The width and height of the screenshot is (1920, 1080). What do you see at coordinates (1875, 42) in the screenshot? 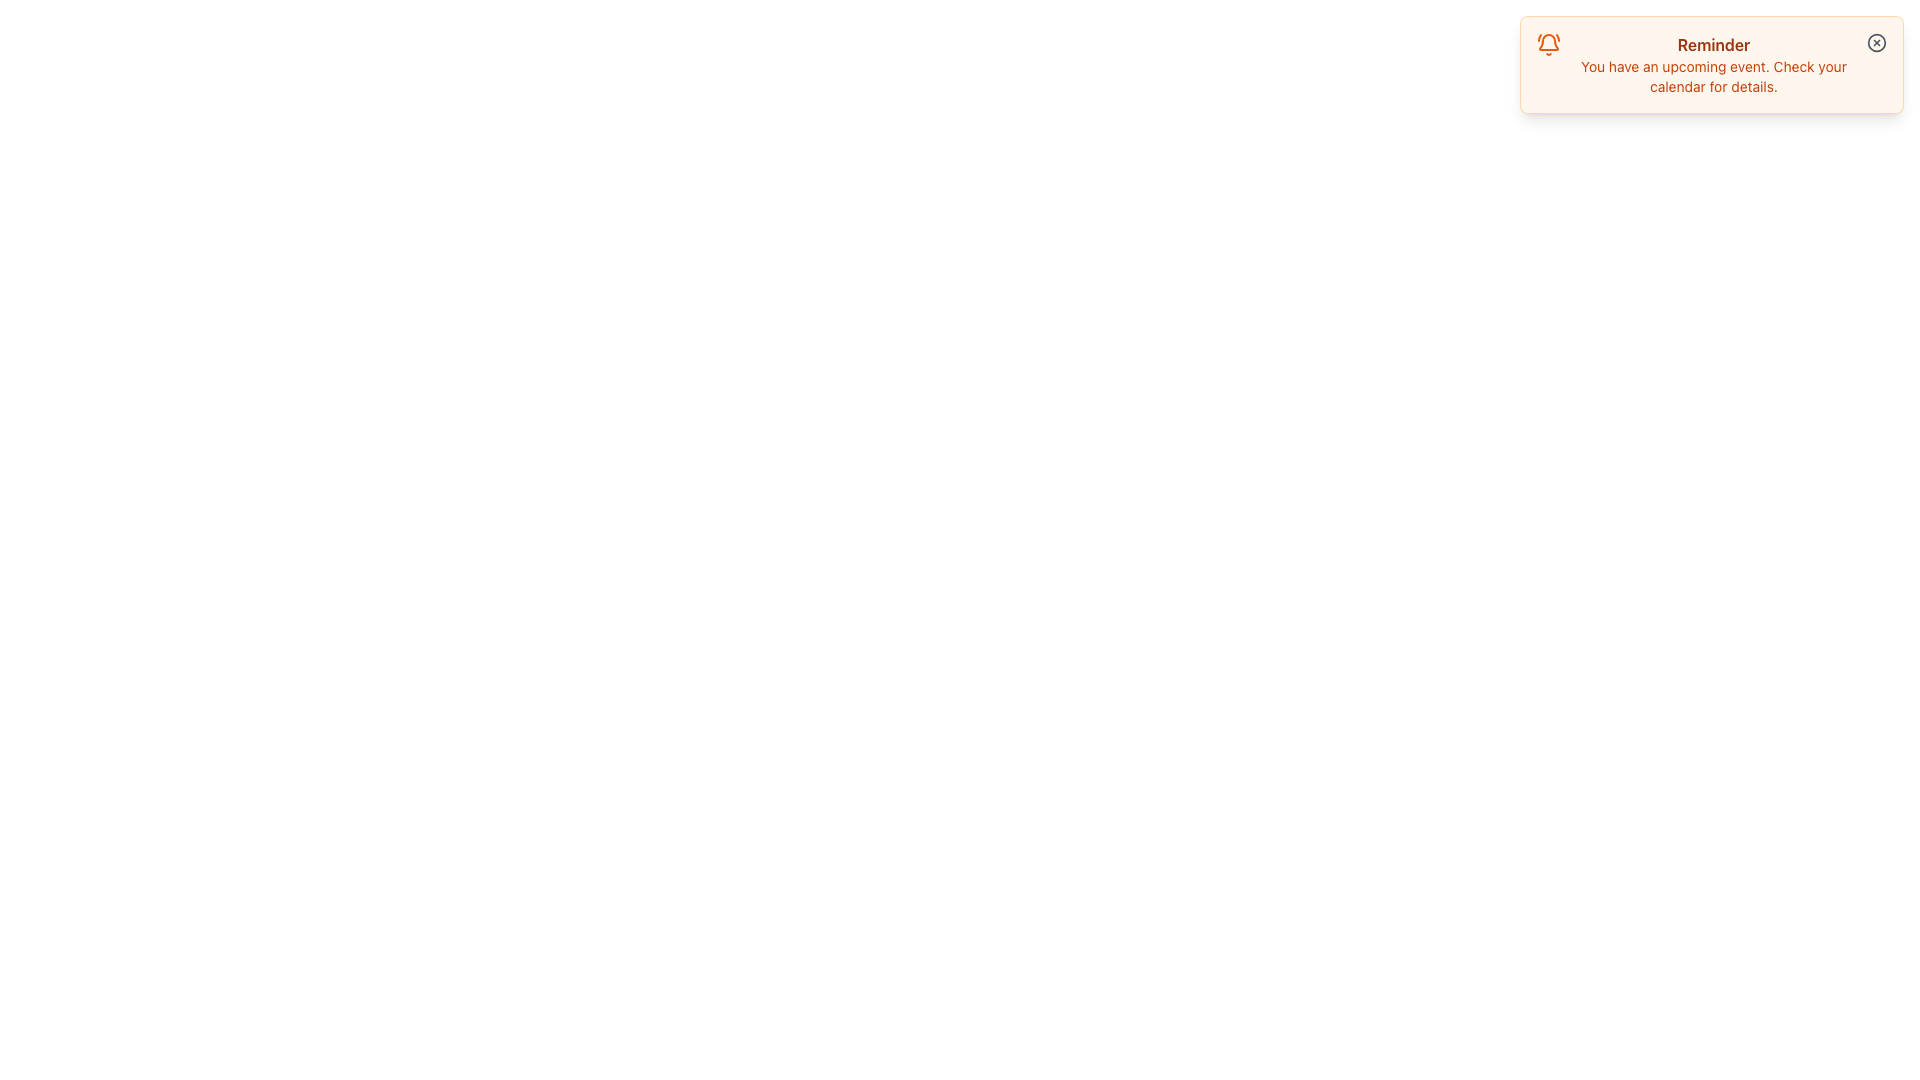
I see `the circular button with a cross icon at the top-right corner of the notification box to change its color to orange` at bounding box center [1875, 42].